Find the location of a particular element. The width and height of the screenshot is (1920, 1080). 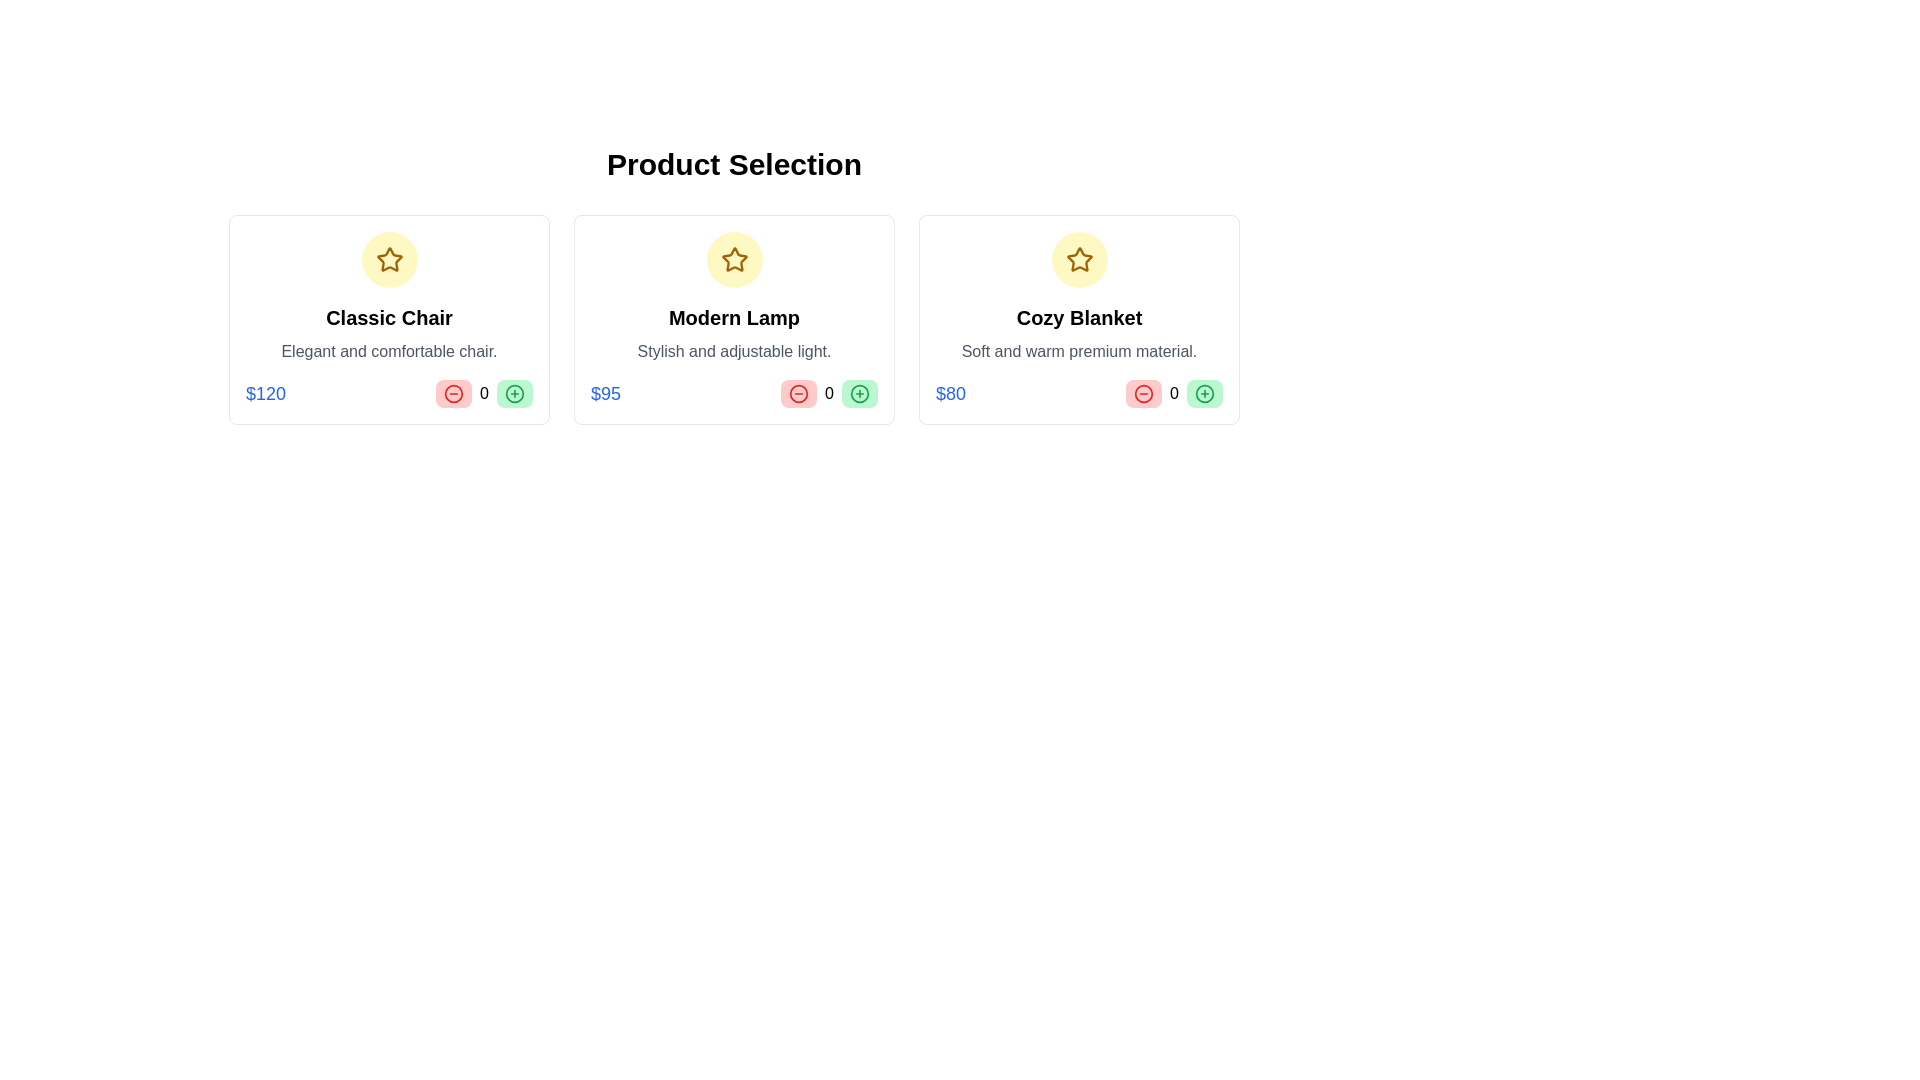

the circular green '+' button located at the bottom-right corner of the 'Classic Chair' card is located at coordinates (514, 393).